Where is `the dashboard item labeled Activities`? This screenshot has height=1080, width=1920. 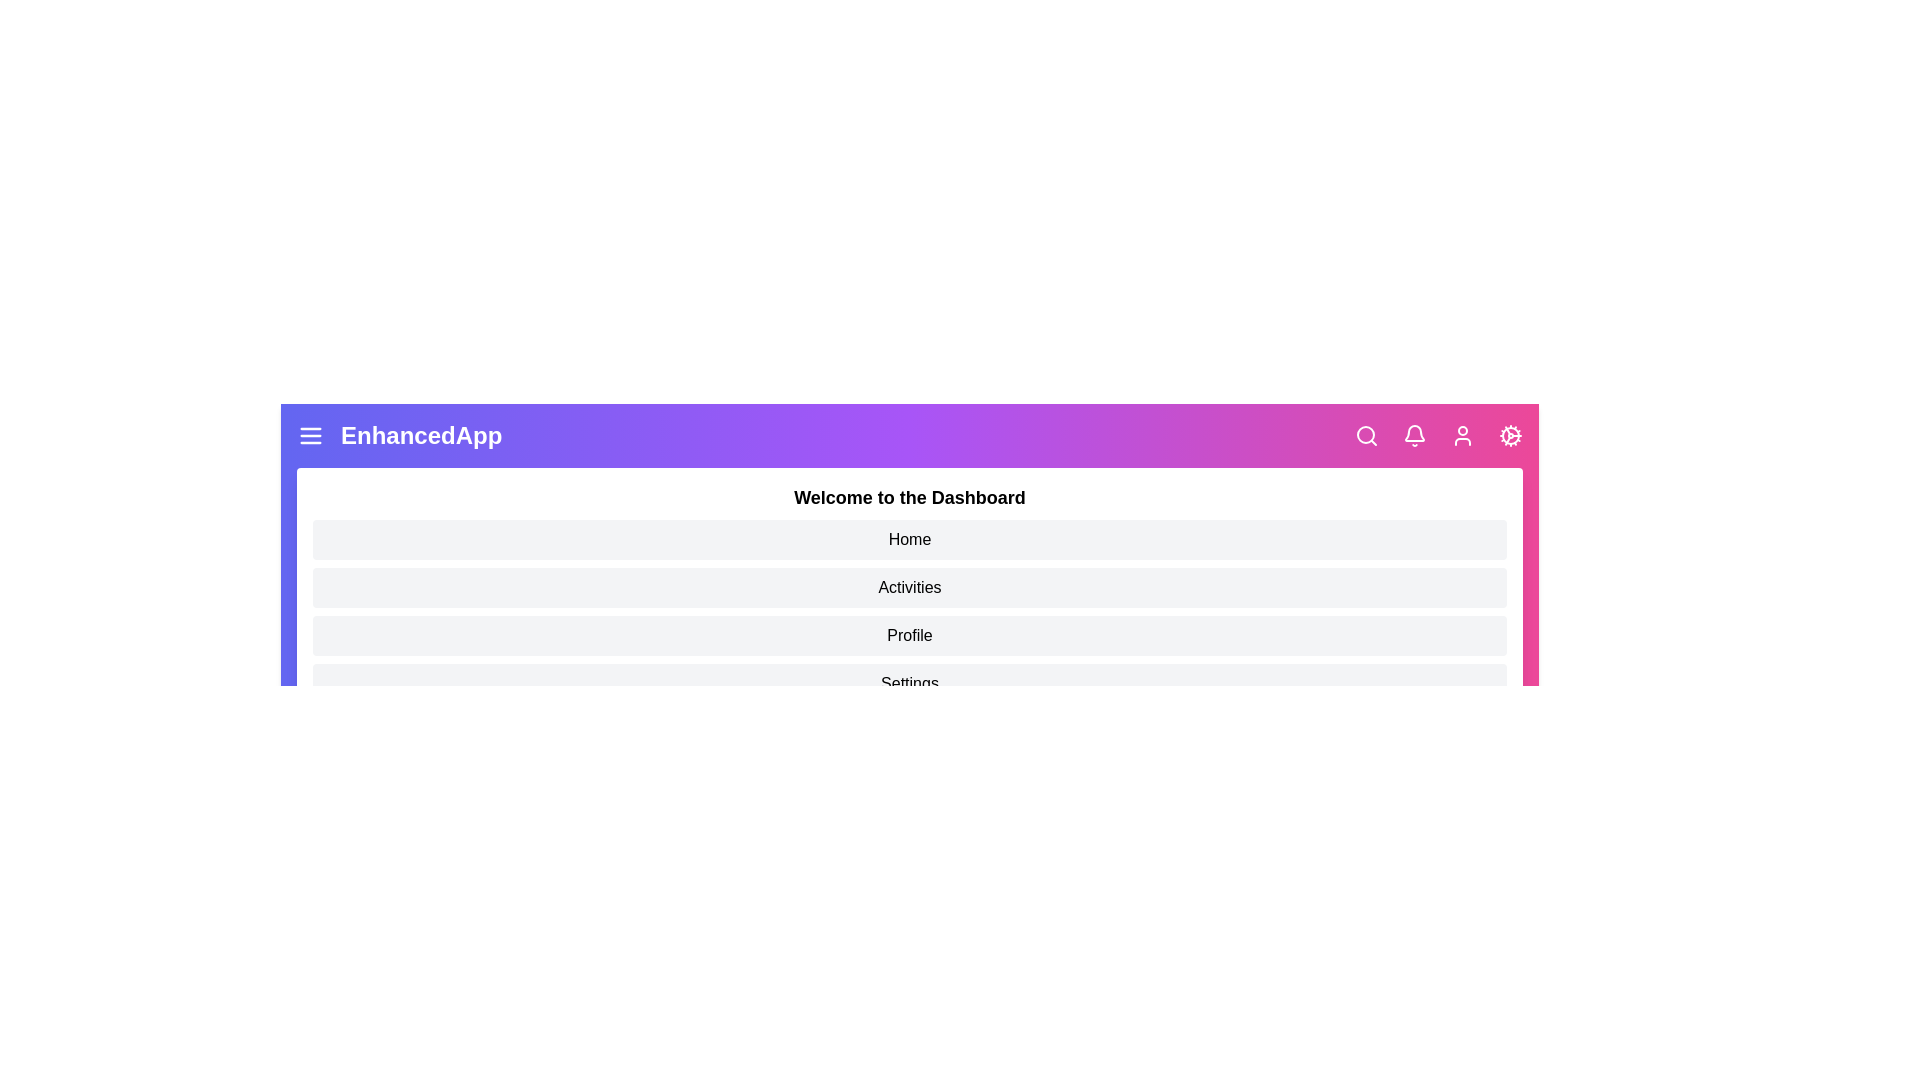
the dashboard item labeled Activities is located at coordinates (909, 586).